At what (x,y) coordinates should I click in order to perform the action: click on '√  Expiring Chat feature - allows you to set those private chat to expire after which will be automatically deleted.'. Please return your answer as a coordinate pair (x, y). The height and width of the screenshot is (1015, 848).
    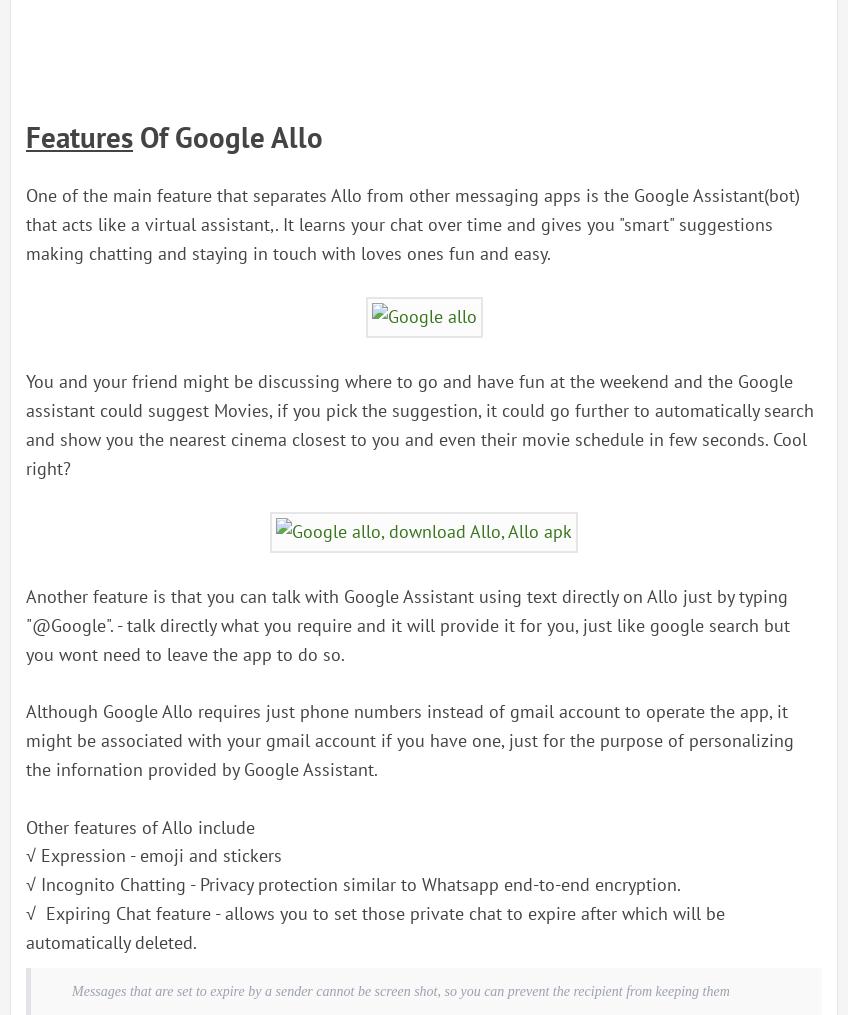
    Looking at the image, I should click on (25, 926).